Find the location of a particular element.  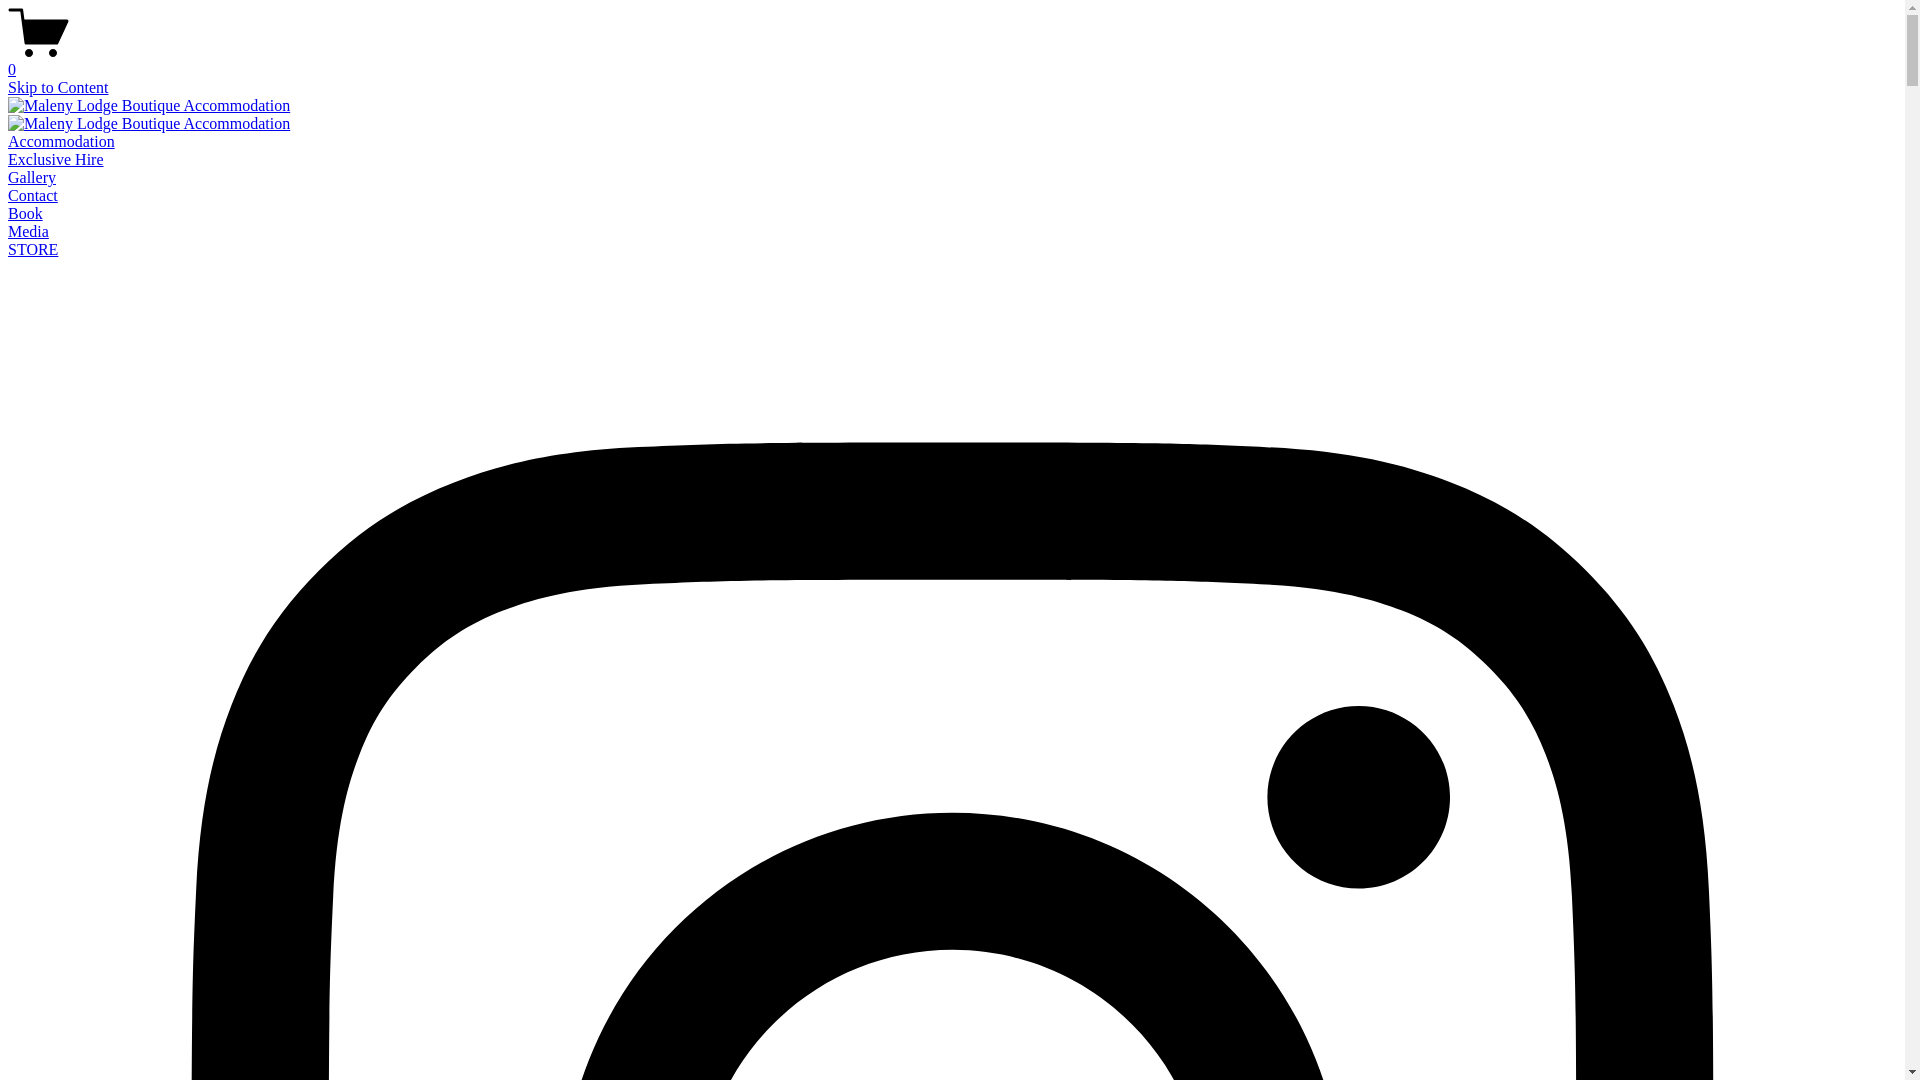

'Accommodation' is located at coordinates (61, 140).